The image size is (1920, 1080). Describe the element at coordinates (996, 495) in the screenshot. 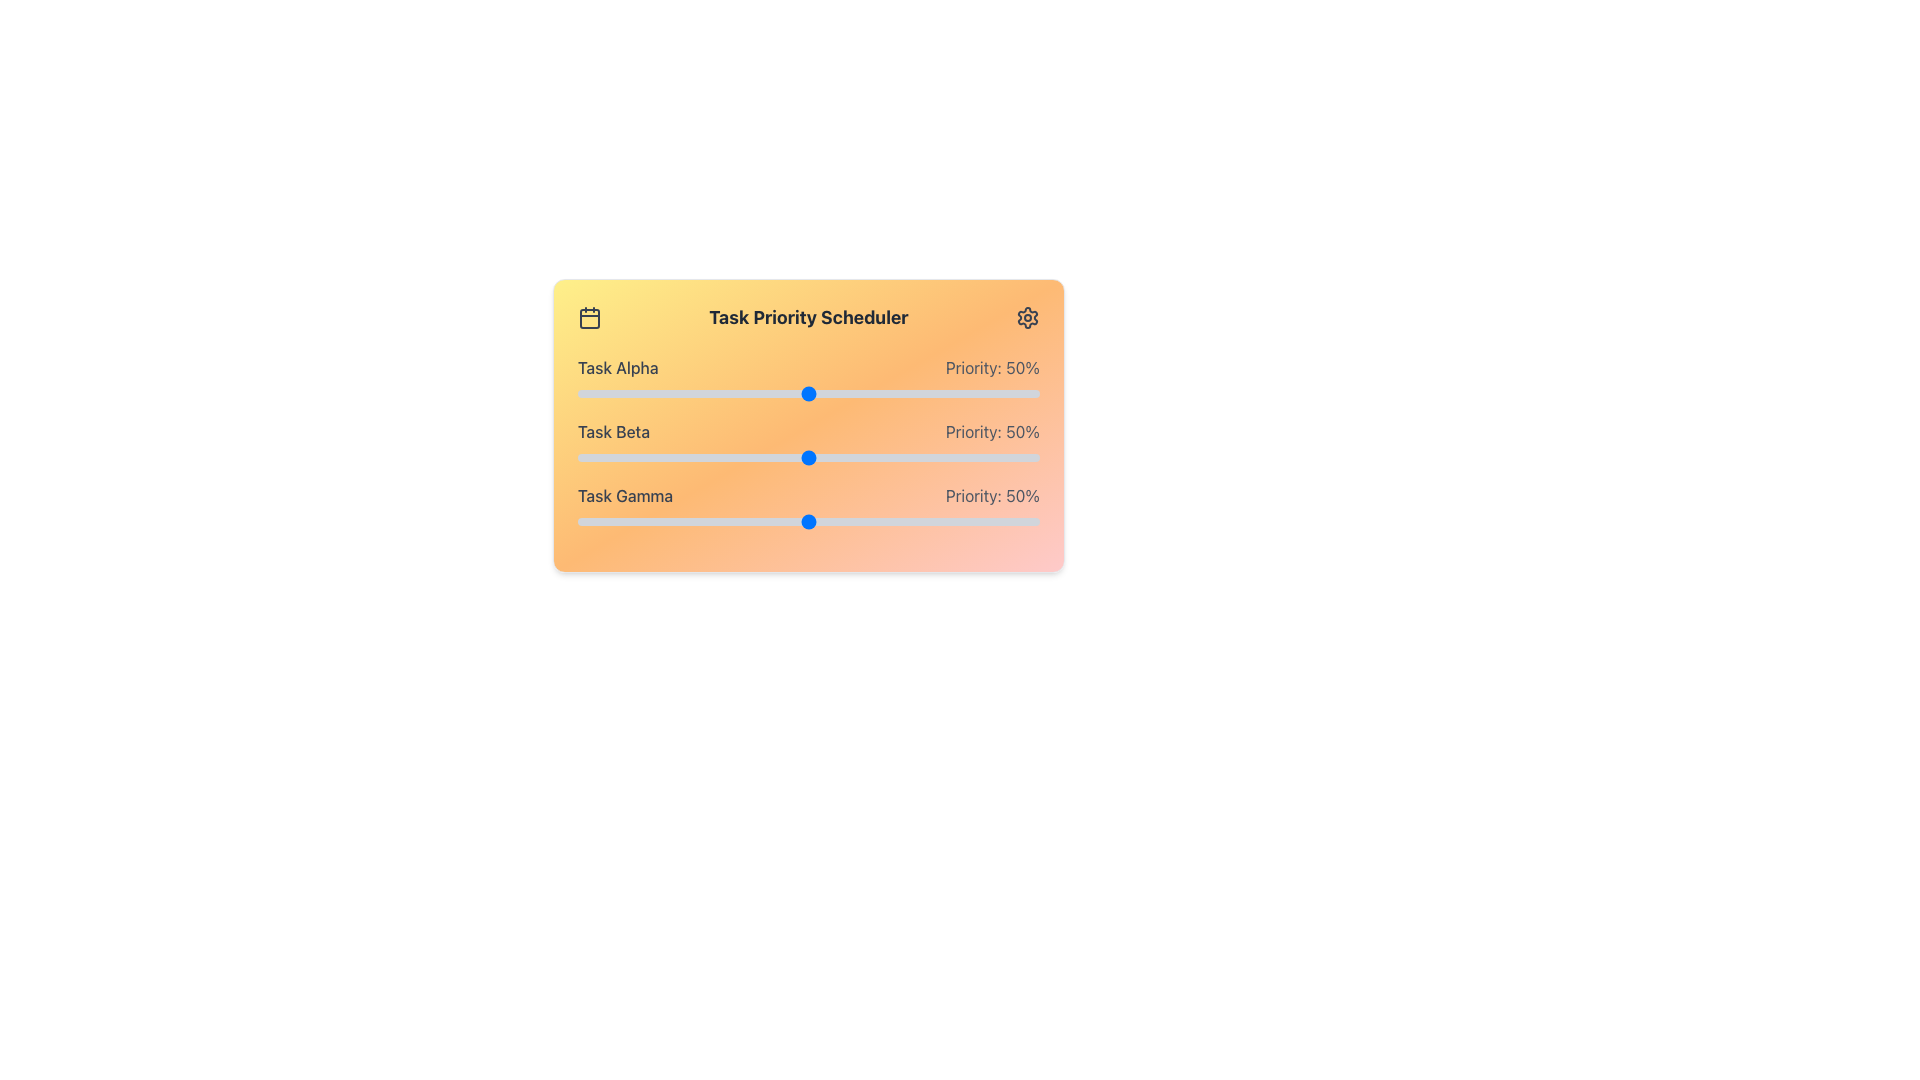

I see `the priority value of Task Gamma` at that location.